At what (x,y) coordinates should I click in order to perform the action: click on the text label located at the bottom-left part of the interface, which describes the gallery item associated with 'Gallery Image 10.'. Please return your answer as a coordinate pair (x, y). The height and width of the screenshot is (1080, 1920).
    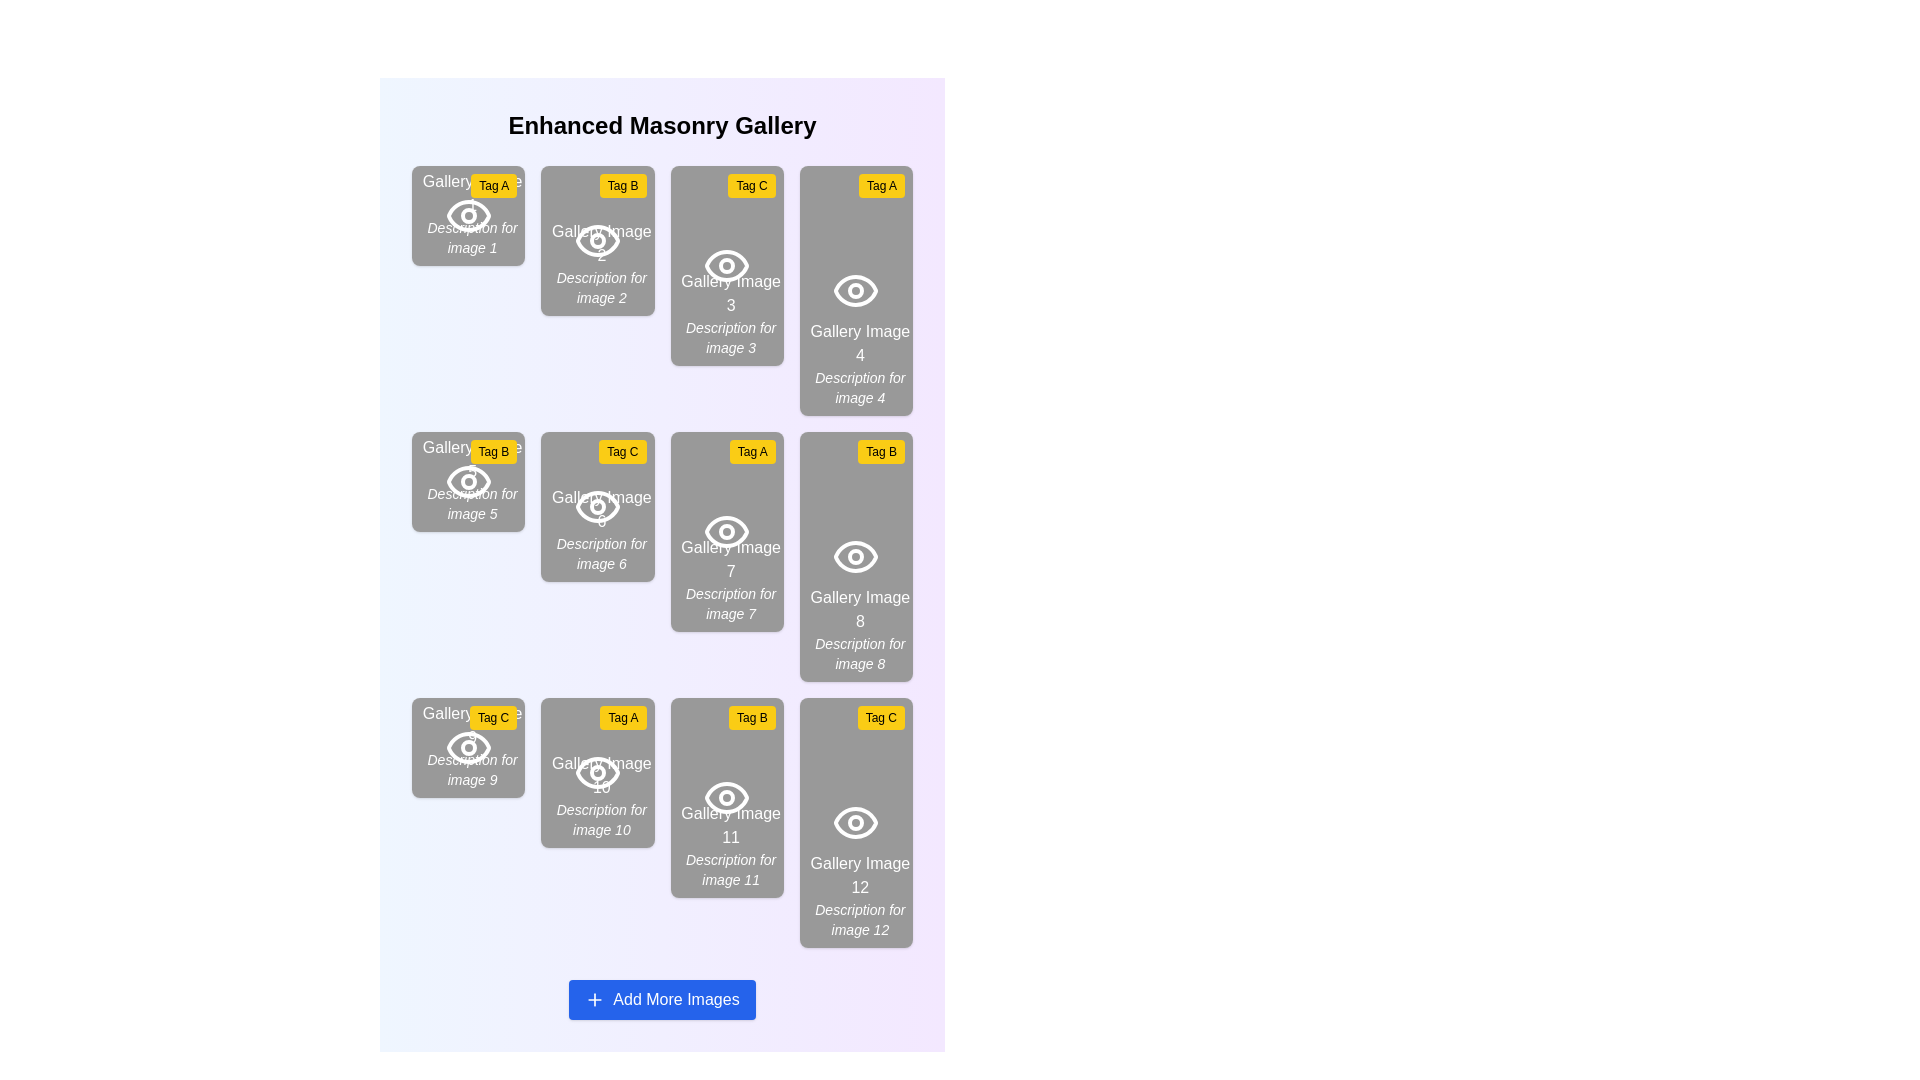
    Looking at the image, I should click on (600, 820).